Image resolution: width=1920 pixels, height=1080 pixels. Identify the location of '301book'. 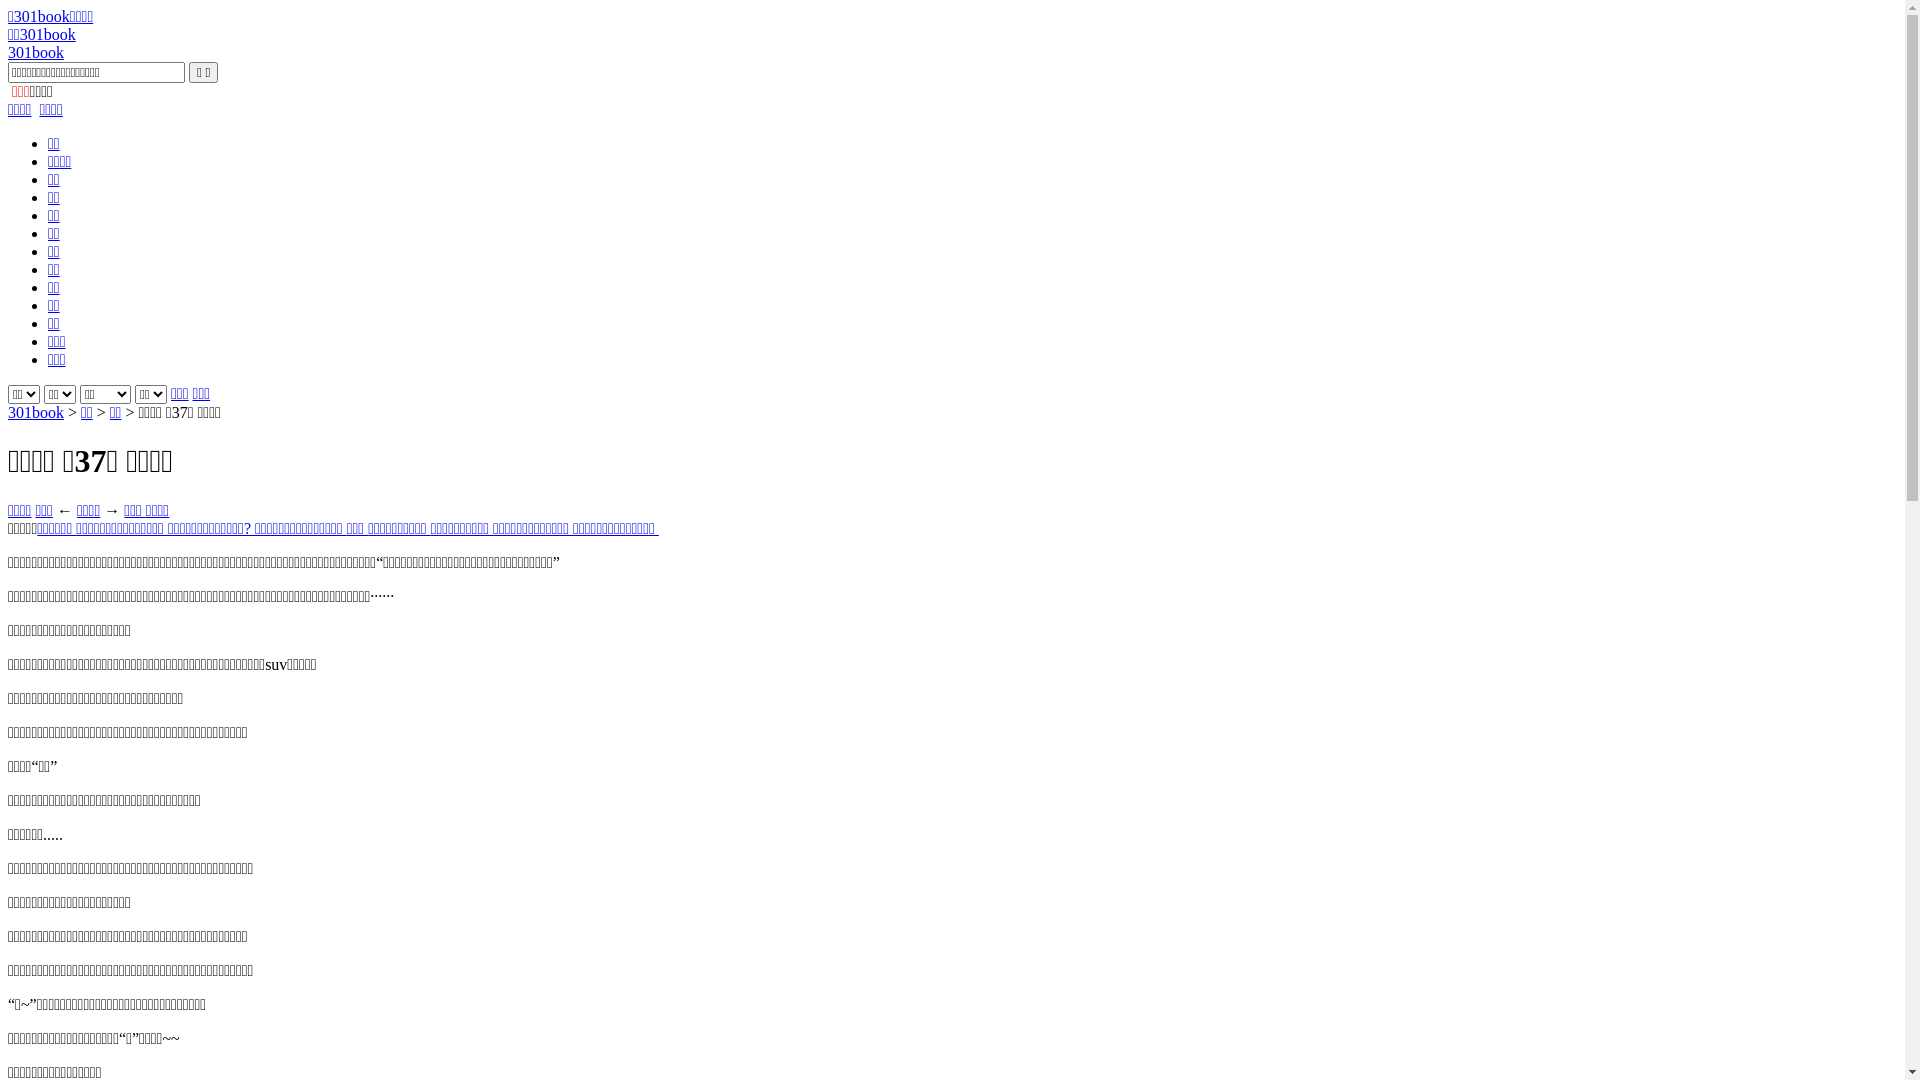
(35, 51).